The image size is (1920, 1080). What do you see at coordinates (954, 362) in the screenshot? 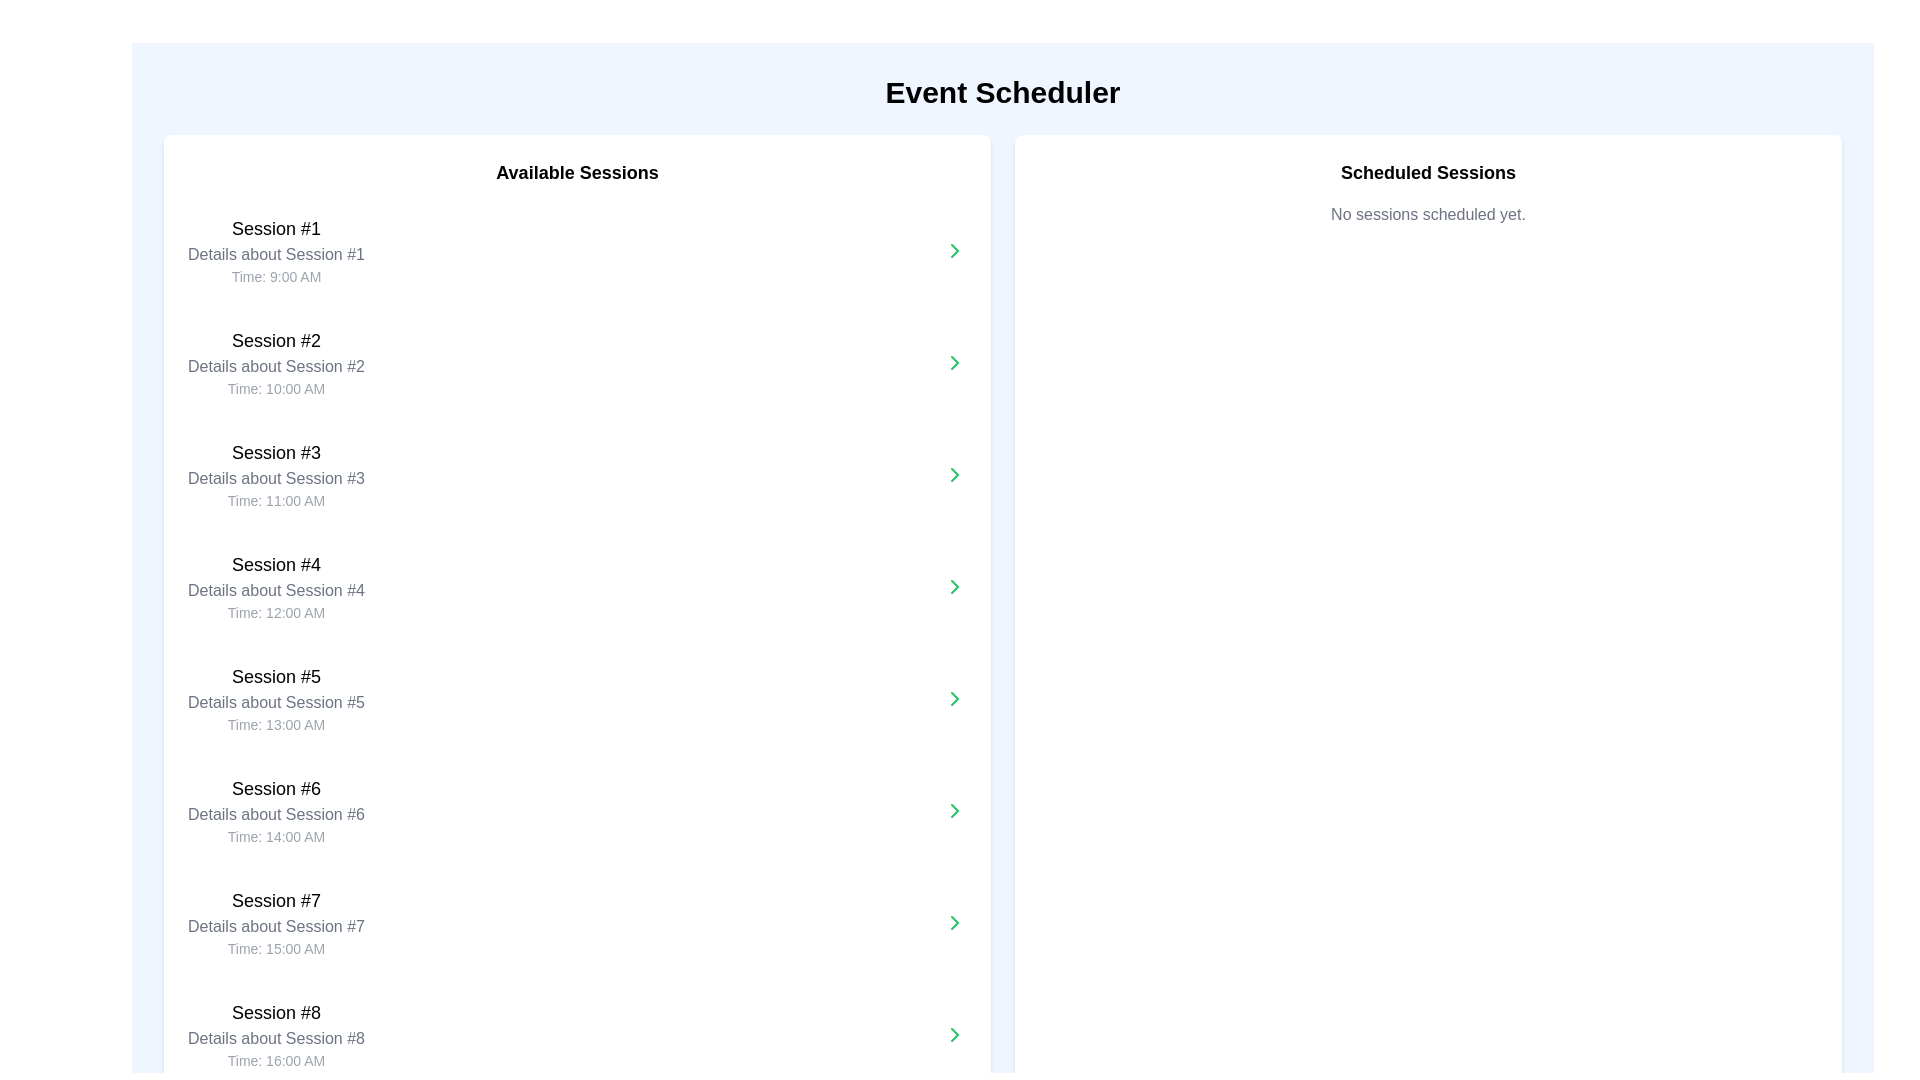
I see `the navigation icon located next to the second session entry labeled 'Session #2' in the 'Available Sessions' column` at bounding box center [954, 362].